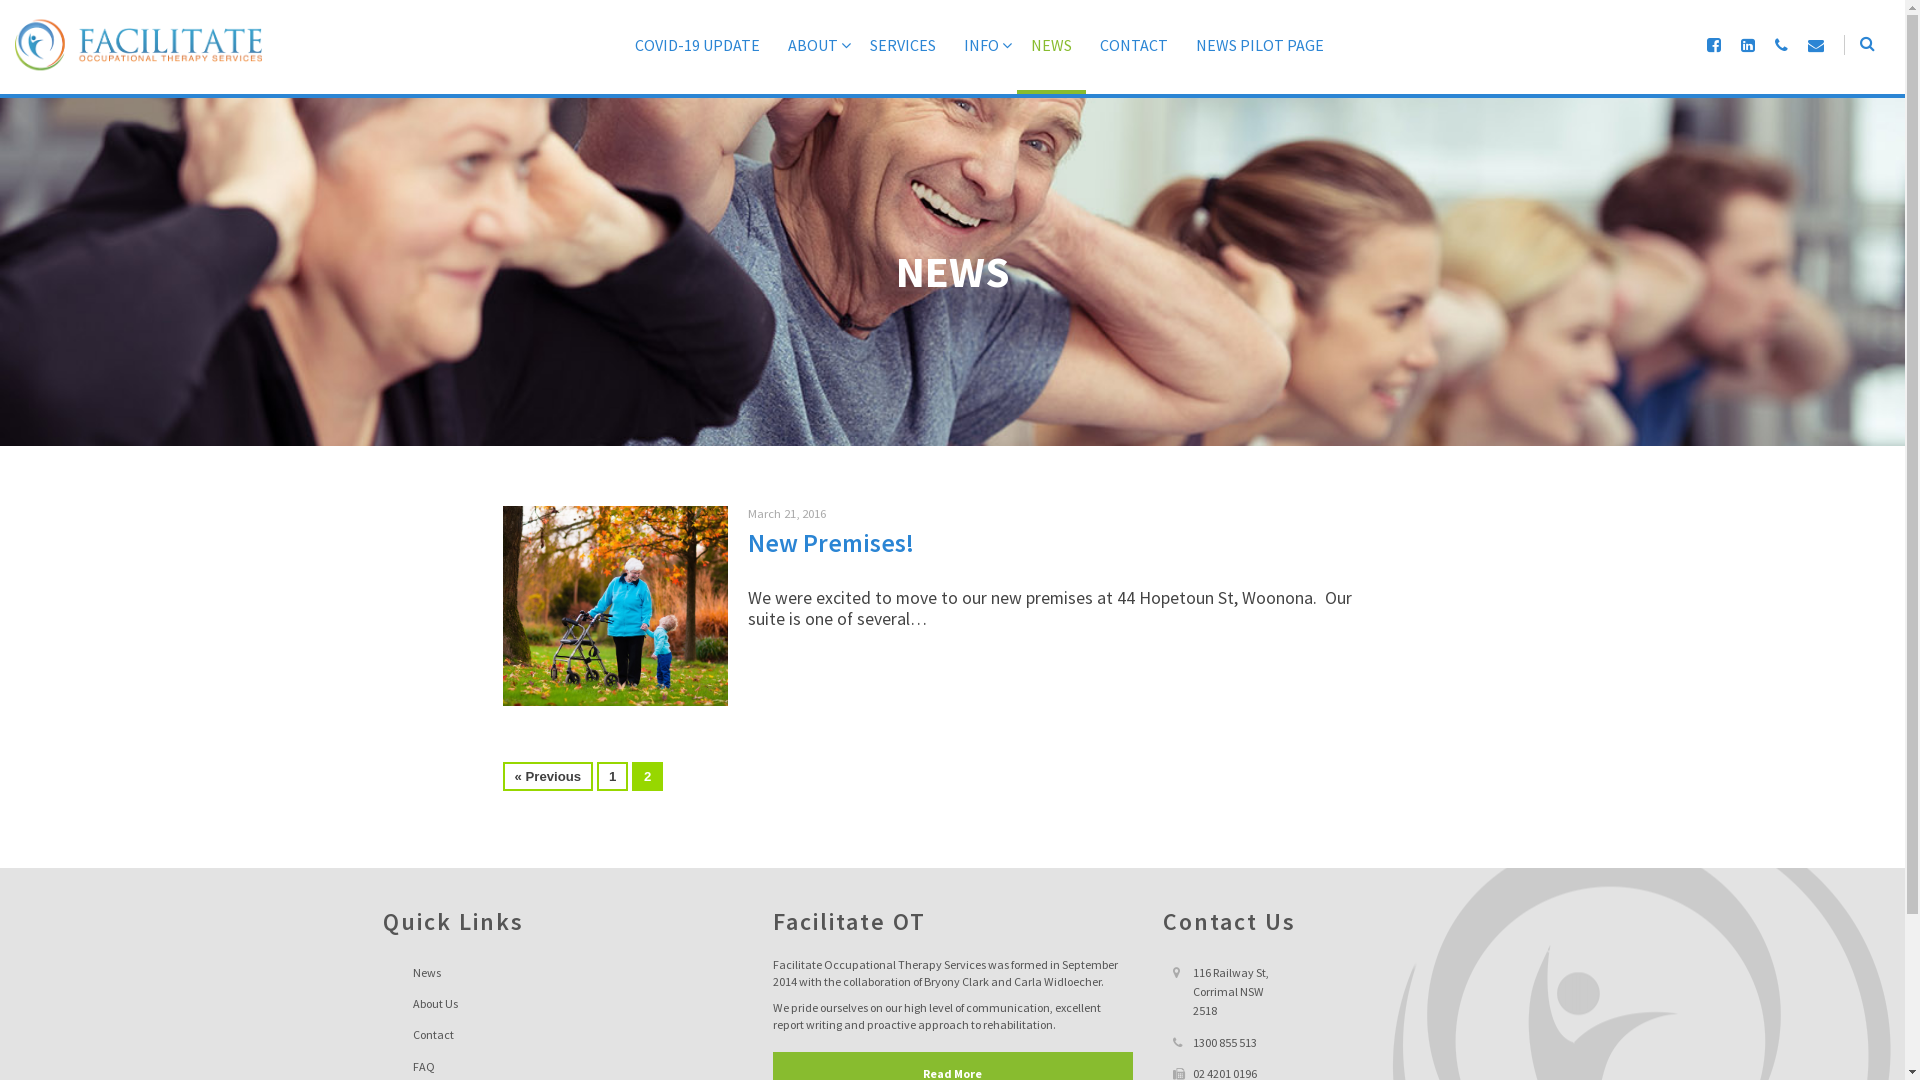 This screenshot has width=1920, height=1080. Describe the element at coordinates (697, 61) in the screenshot. I see `'COVID-19 UPDATE'` at that location.